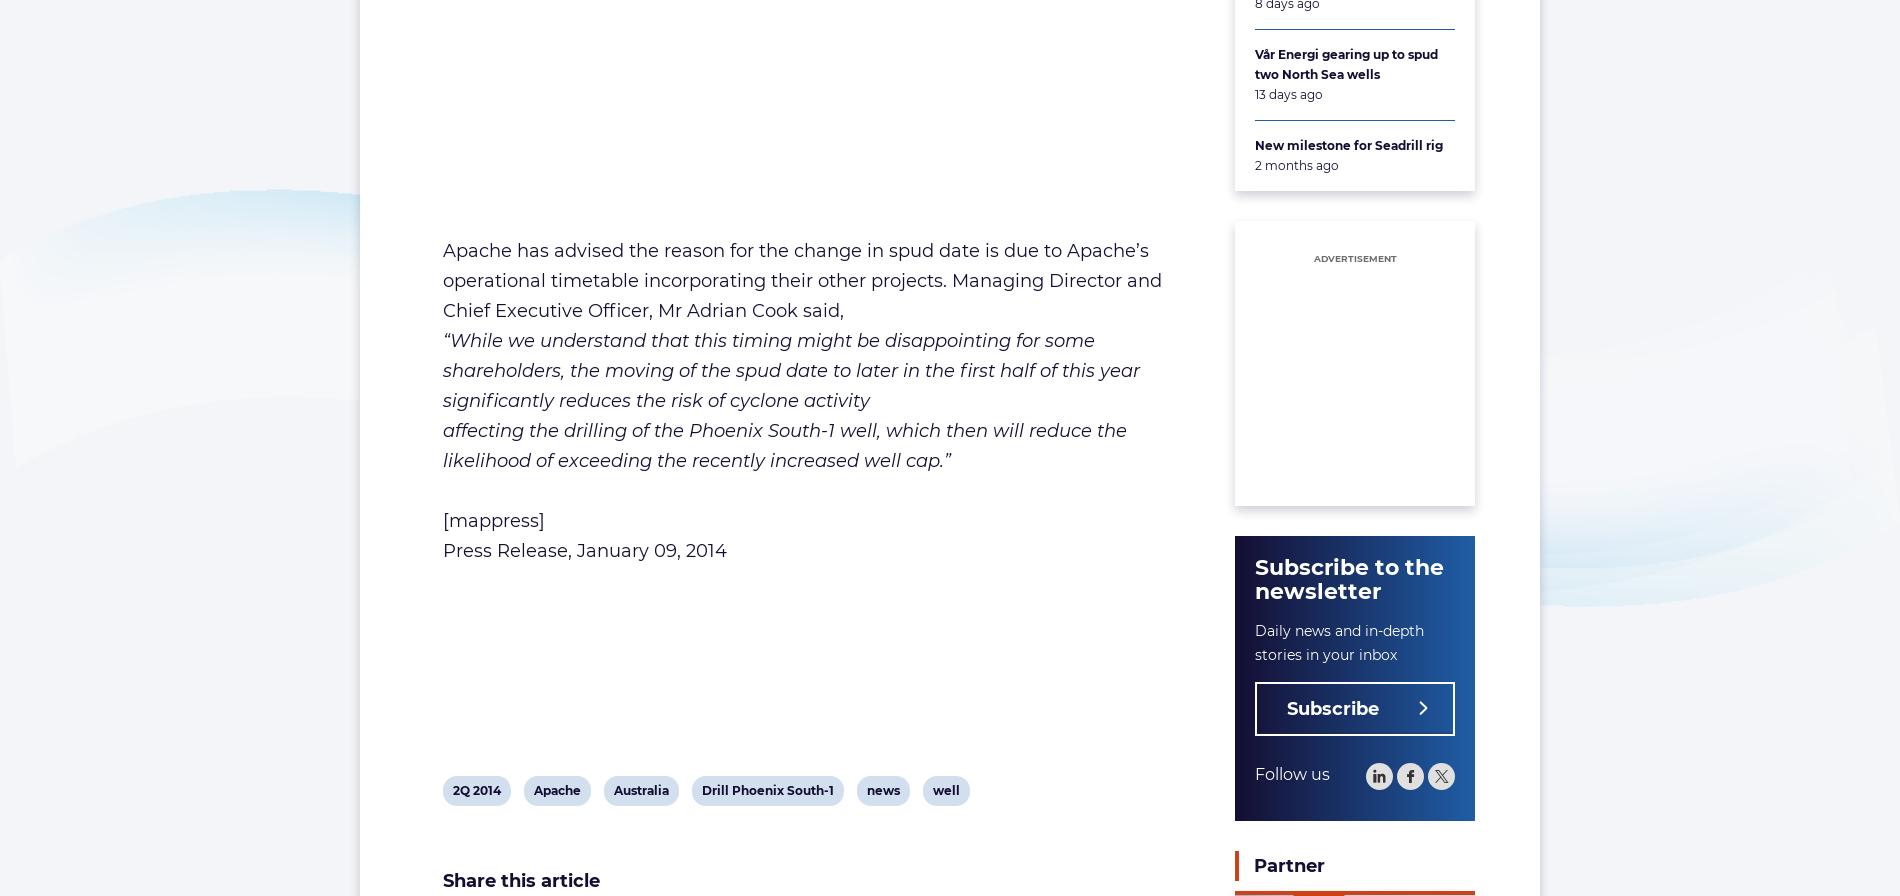 This screenshot has height=896, width=1900. I want to click on '“While we understand that this timing might be disappointing for some shareholders, the moving of the spud date to later in the first half of this year significantly reduces the risk of cyclone activity', so click(789, 369).